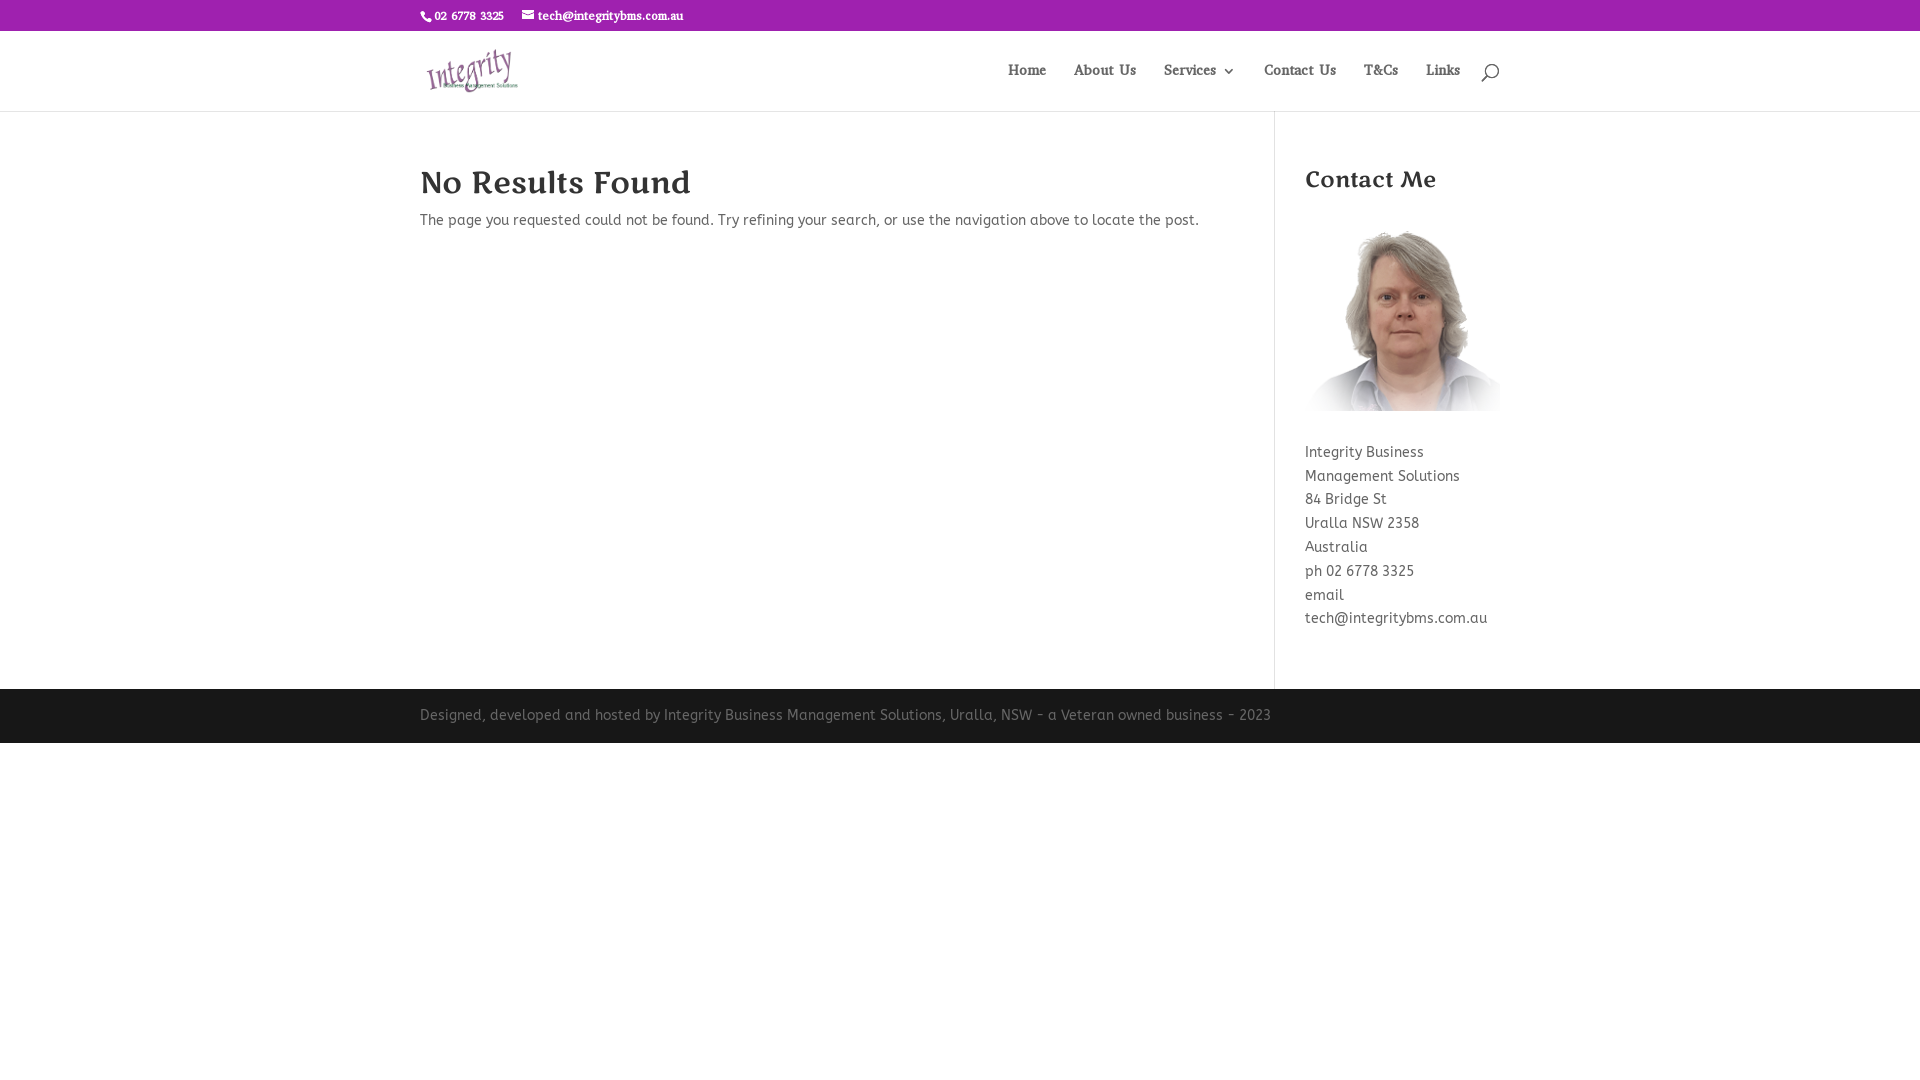 Image resolution: width=1920 pixels, height=1080 pixels. I want to click on 'Services', so click(1200, 86).